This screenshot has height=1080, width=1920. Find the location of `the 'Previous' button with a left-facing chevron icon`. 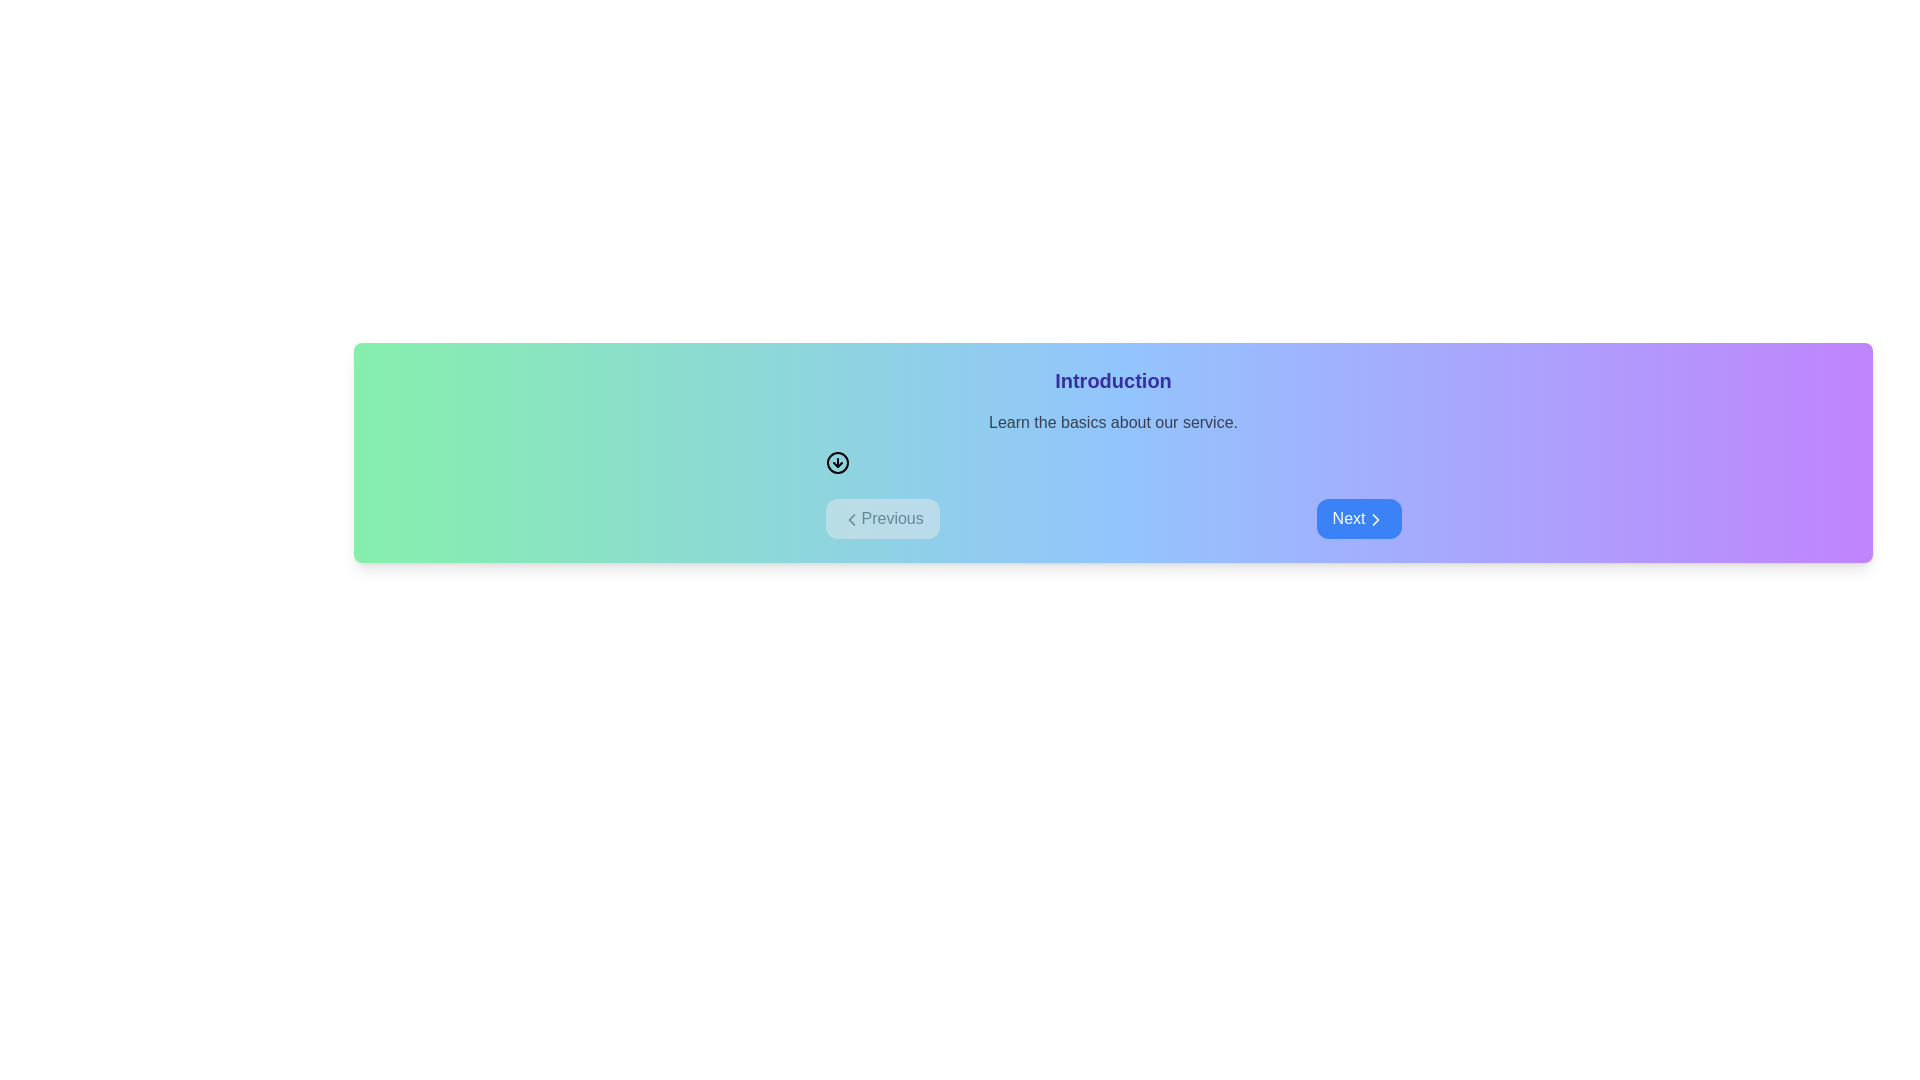

the 'Previous' button with a left-facing chevron icon is located at coordinates (881, 518).